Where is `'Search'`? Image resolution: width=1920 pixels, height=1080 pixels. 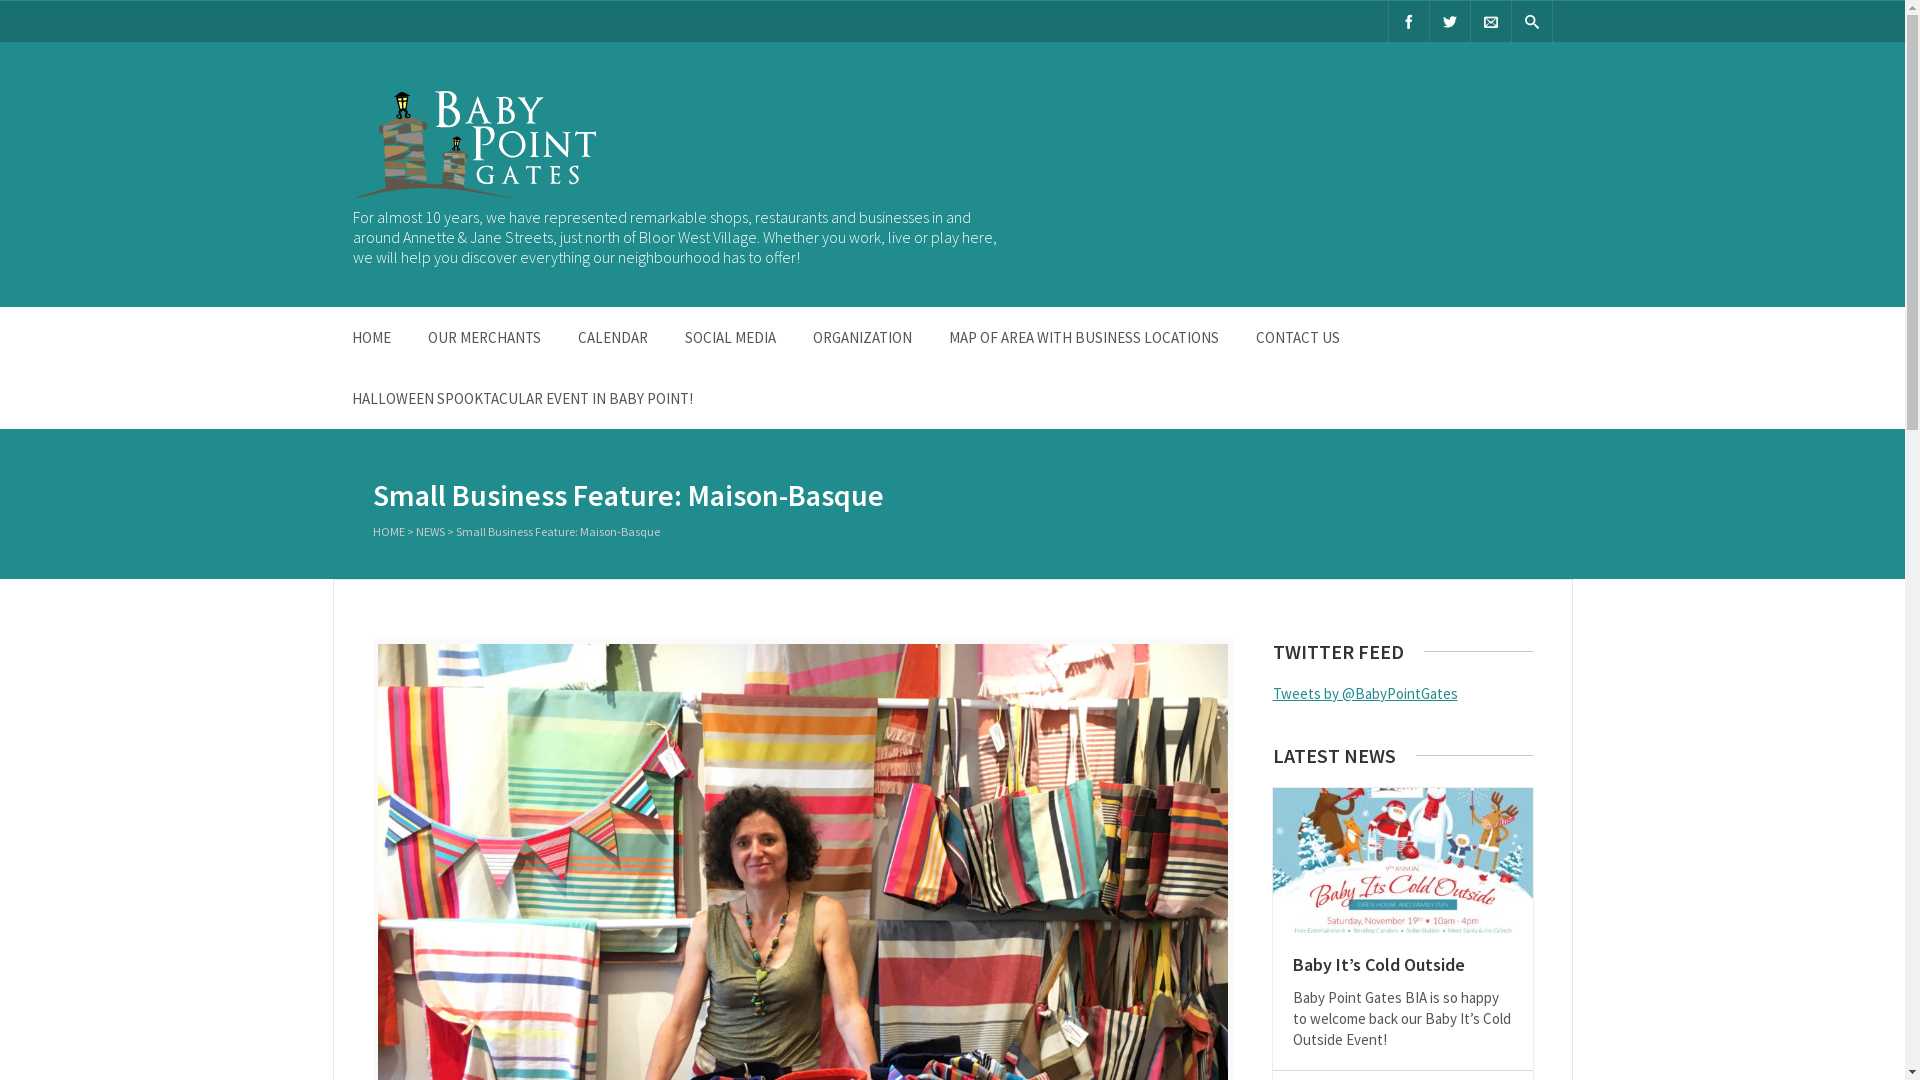 'Search' is located at coordinates (29, 11).